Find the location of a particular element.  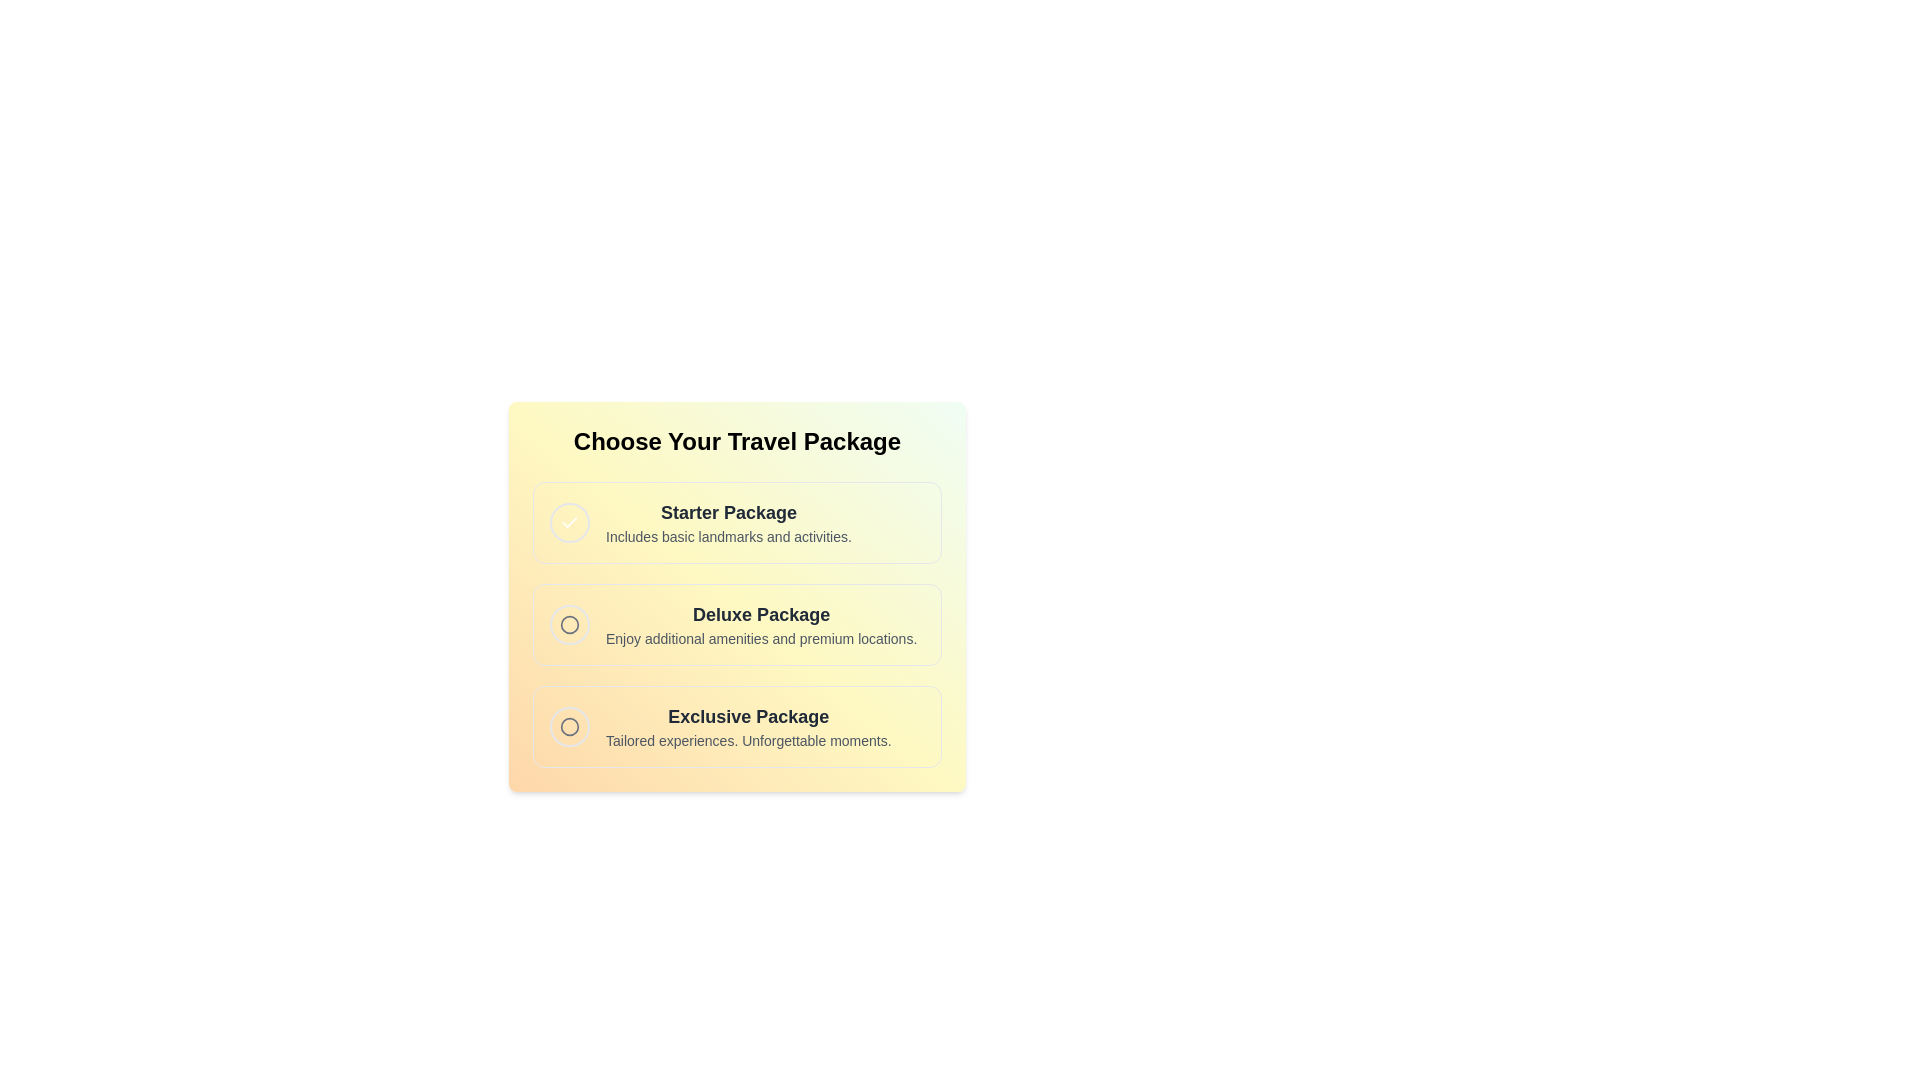

the text element that reads 'Enjoy additional amenities and premium locations.' which is located below the 'Deluxe Package' header in the selection card is located at coordinates (760, 639).